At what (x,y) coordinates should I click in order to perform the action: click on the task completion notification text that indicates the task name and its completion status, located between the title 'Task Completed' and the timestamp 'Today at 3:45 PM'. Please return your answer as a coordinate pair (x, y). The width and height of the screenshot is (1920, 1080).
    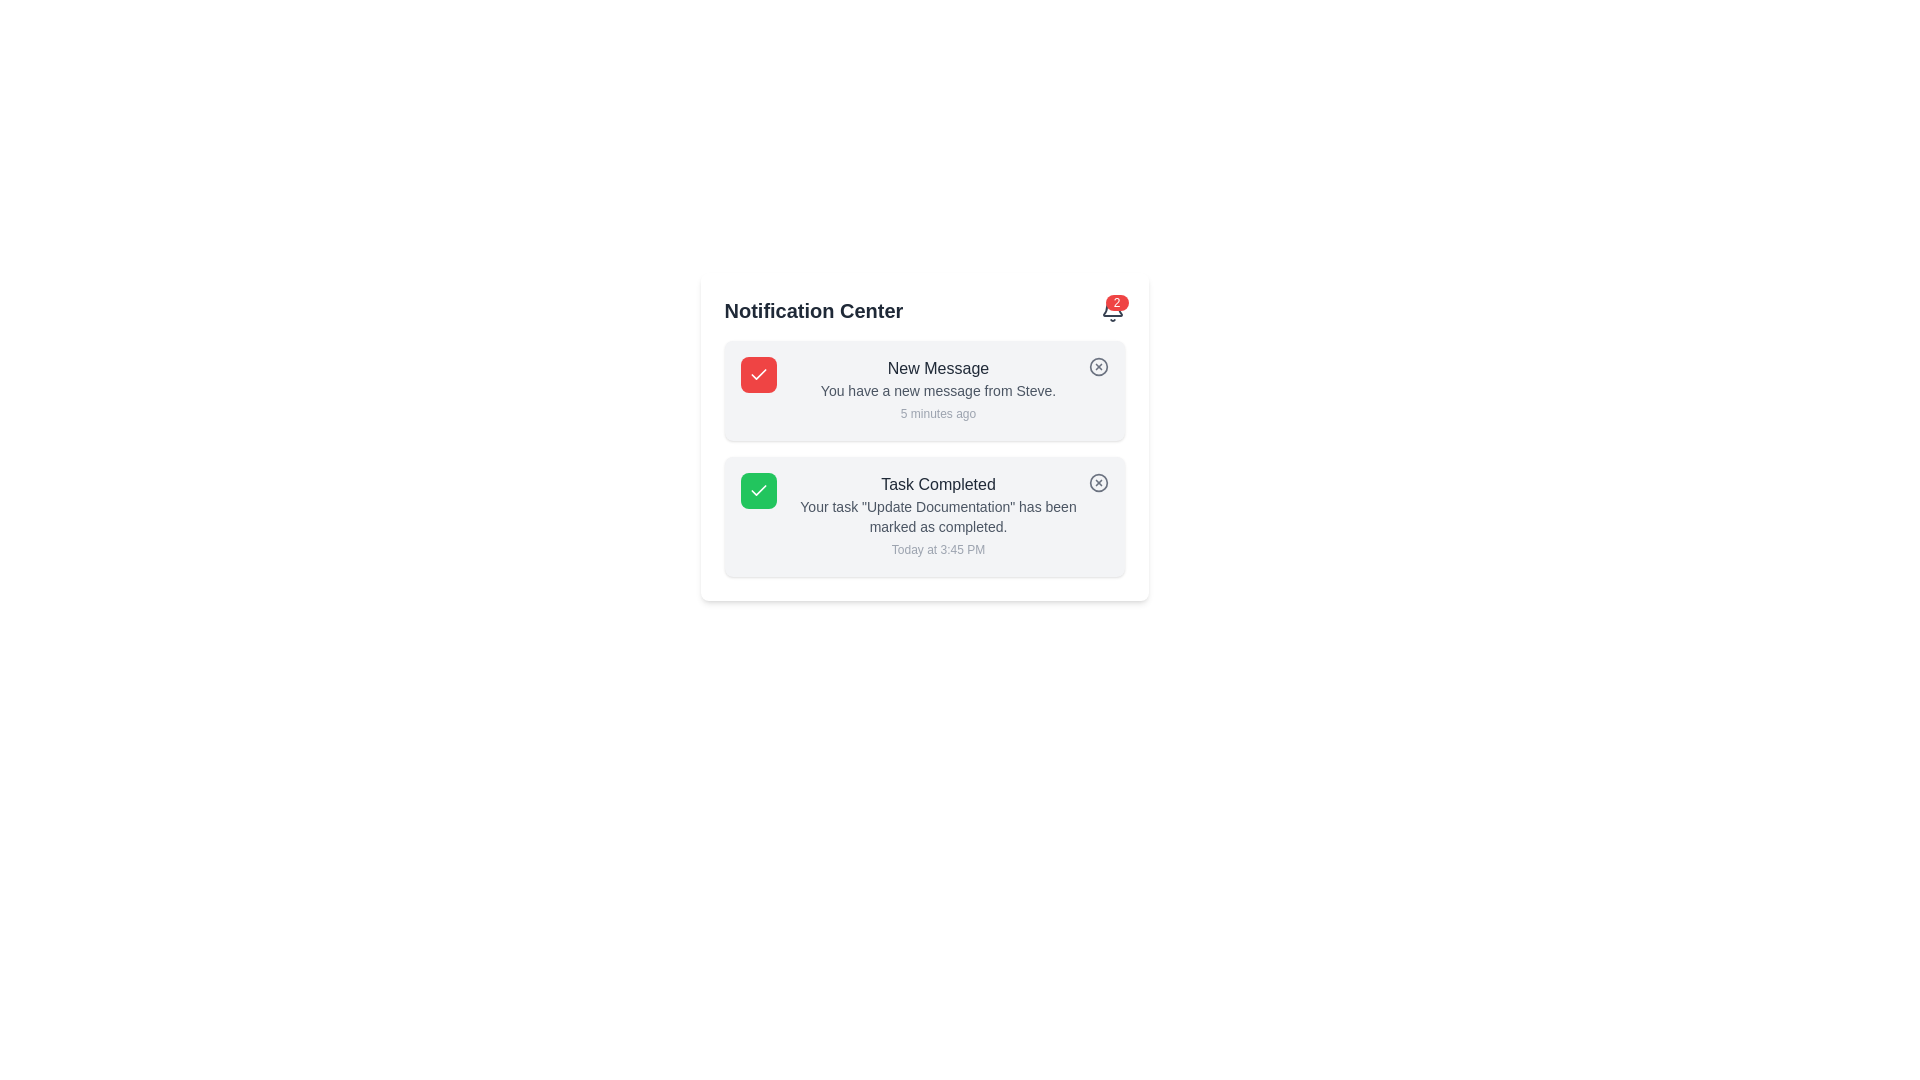
    Looking at the image, I should click on (937, 515).